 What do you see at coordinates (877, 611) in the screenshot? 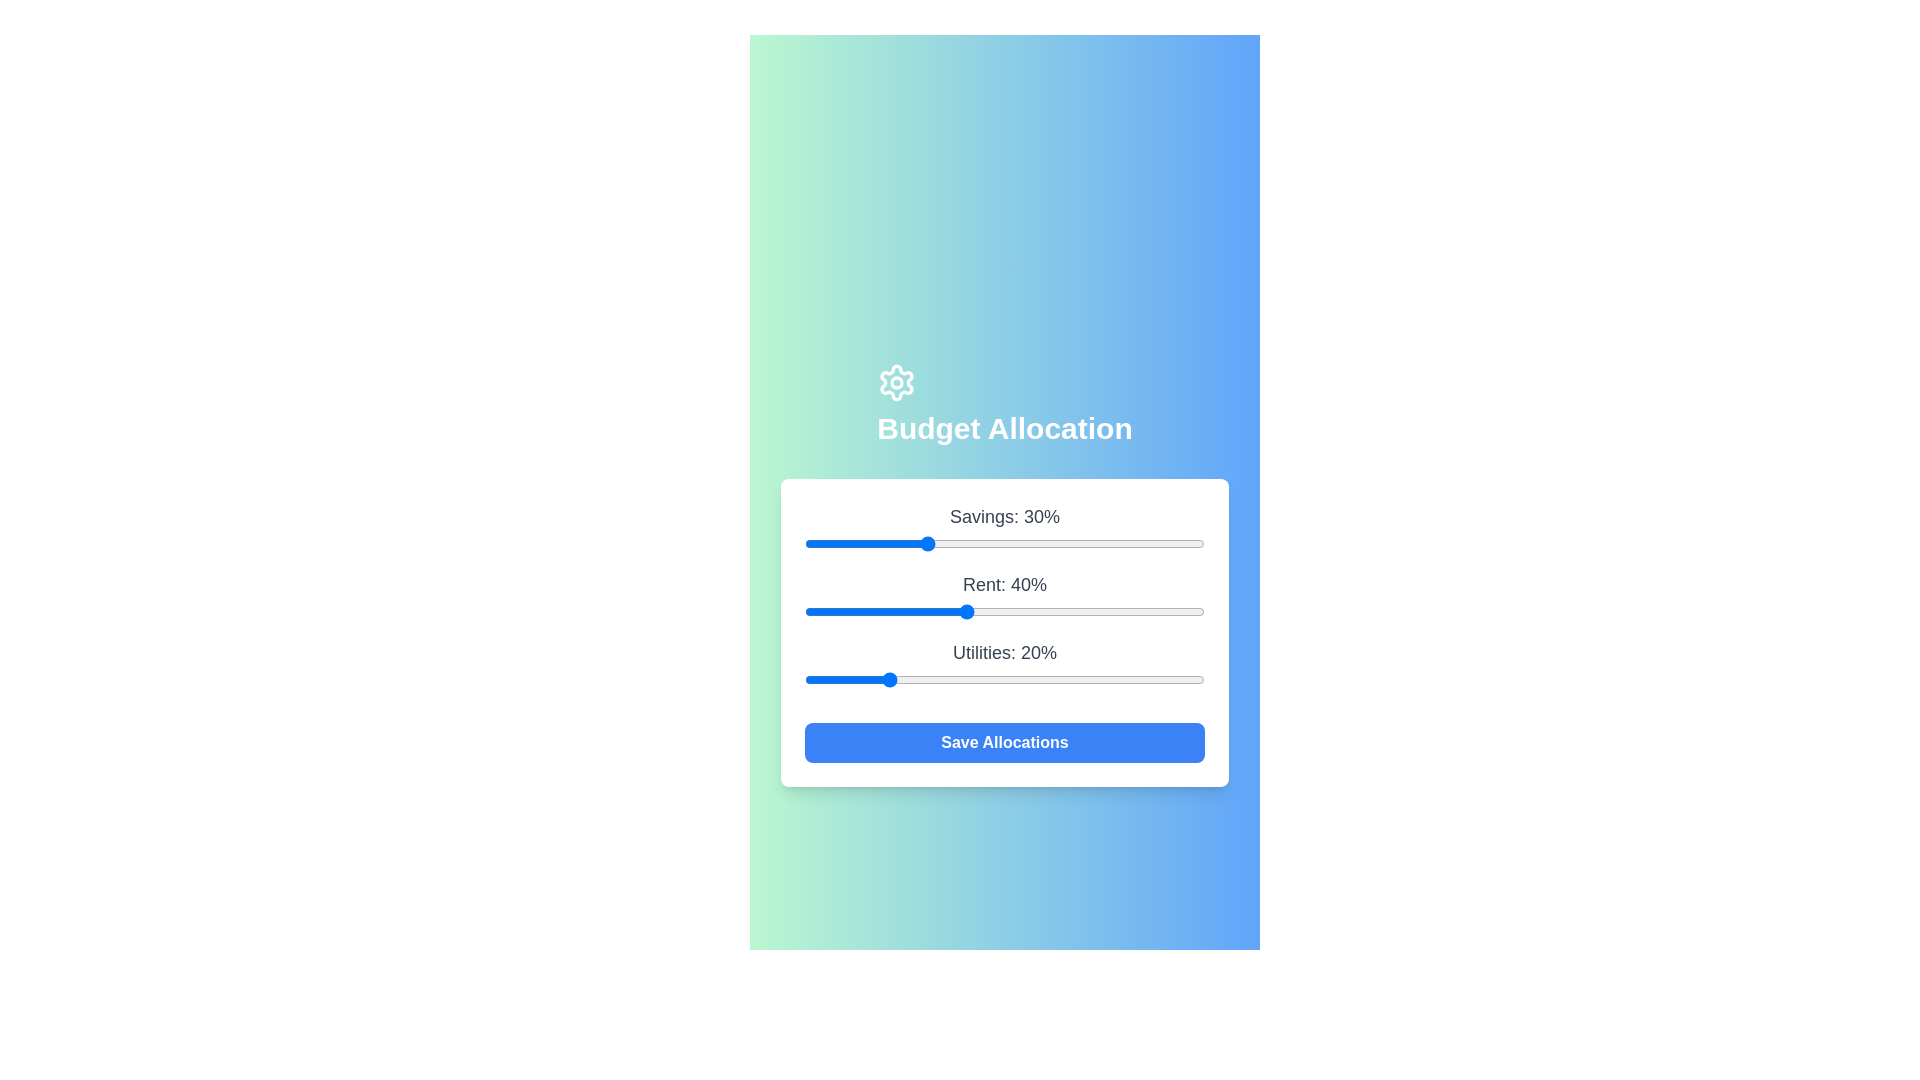
I see `the 'Rent' slider to 18%` at bounding box center [877, 611].